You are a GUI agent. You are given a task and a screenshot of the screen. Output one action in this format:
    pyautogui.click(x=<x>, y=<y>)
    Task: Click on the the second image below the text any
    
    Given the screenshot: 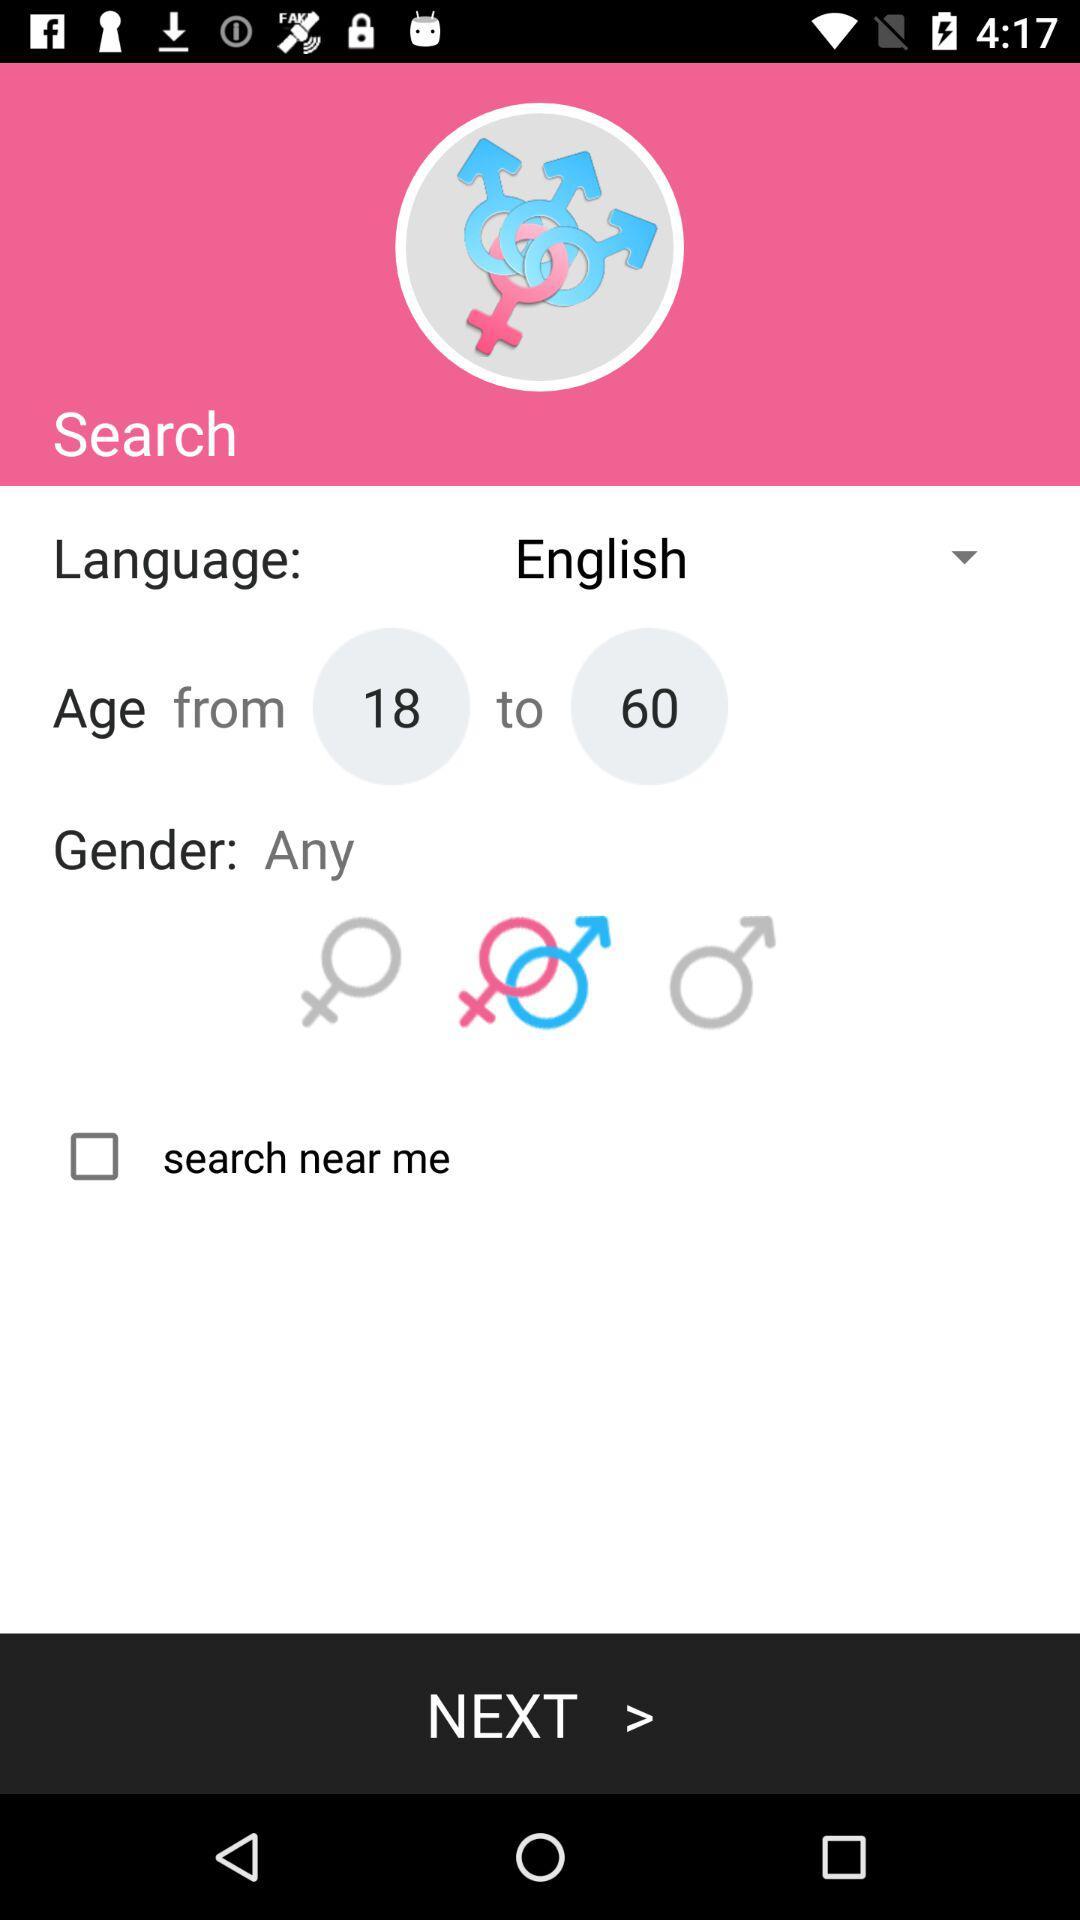 What is the action you would take?
    pyautogui.click(x=534, y=973)
    